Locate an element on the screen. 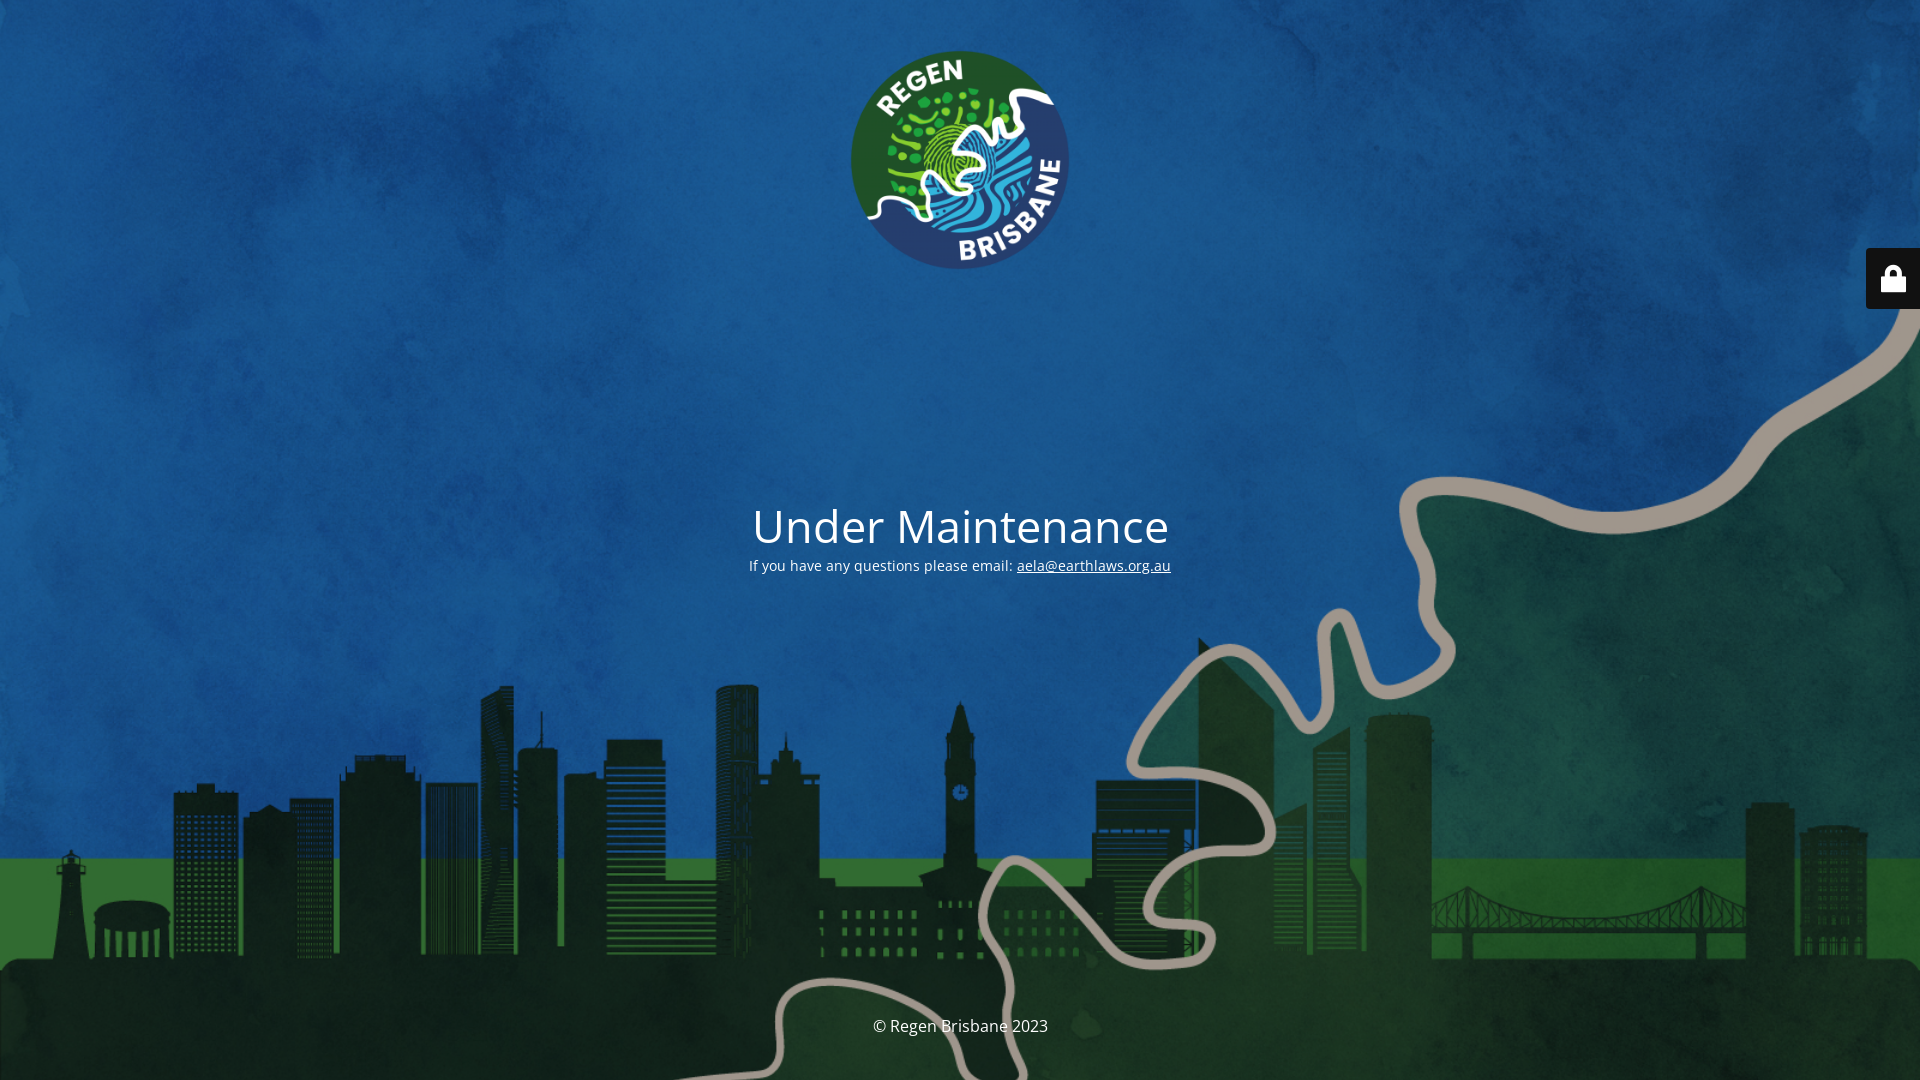 The height and width of the screenshot is (1080, 1920). 'aela@earthlaws.org.au' is located at coordinates (1093, 565).